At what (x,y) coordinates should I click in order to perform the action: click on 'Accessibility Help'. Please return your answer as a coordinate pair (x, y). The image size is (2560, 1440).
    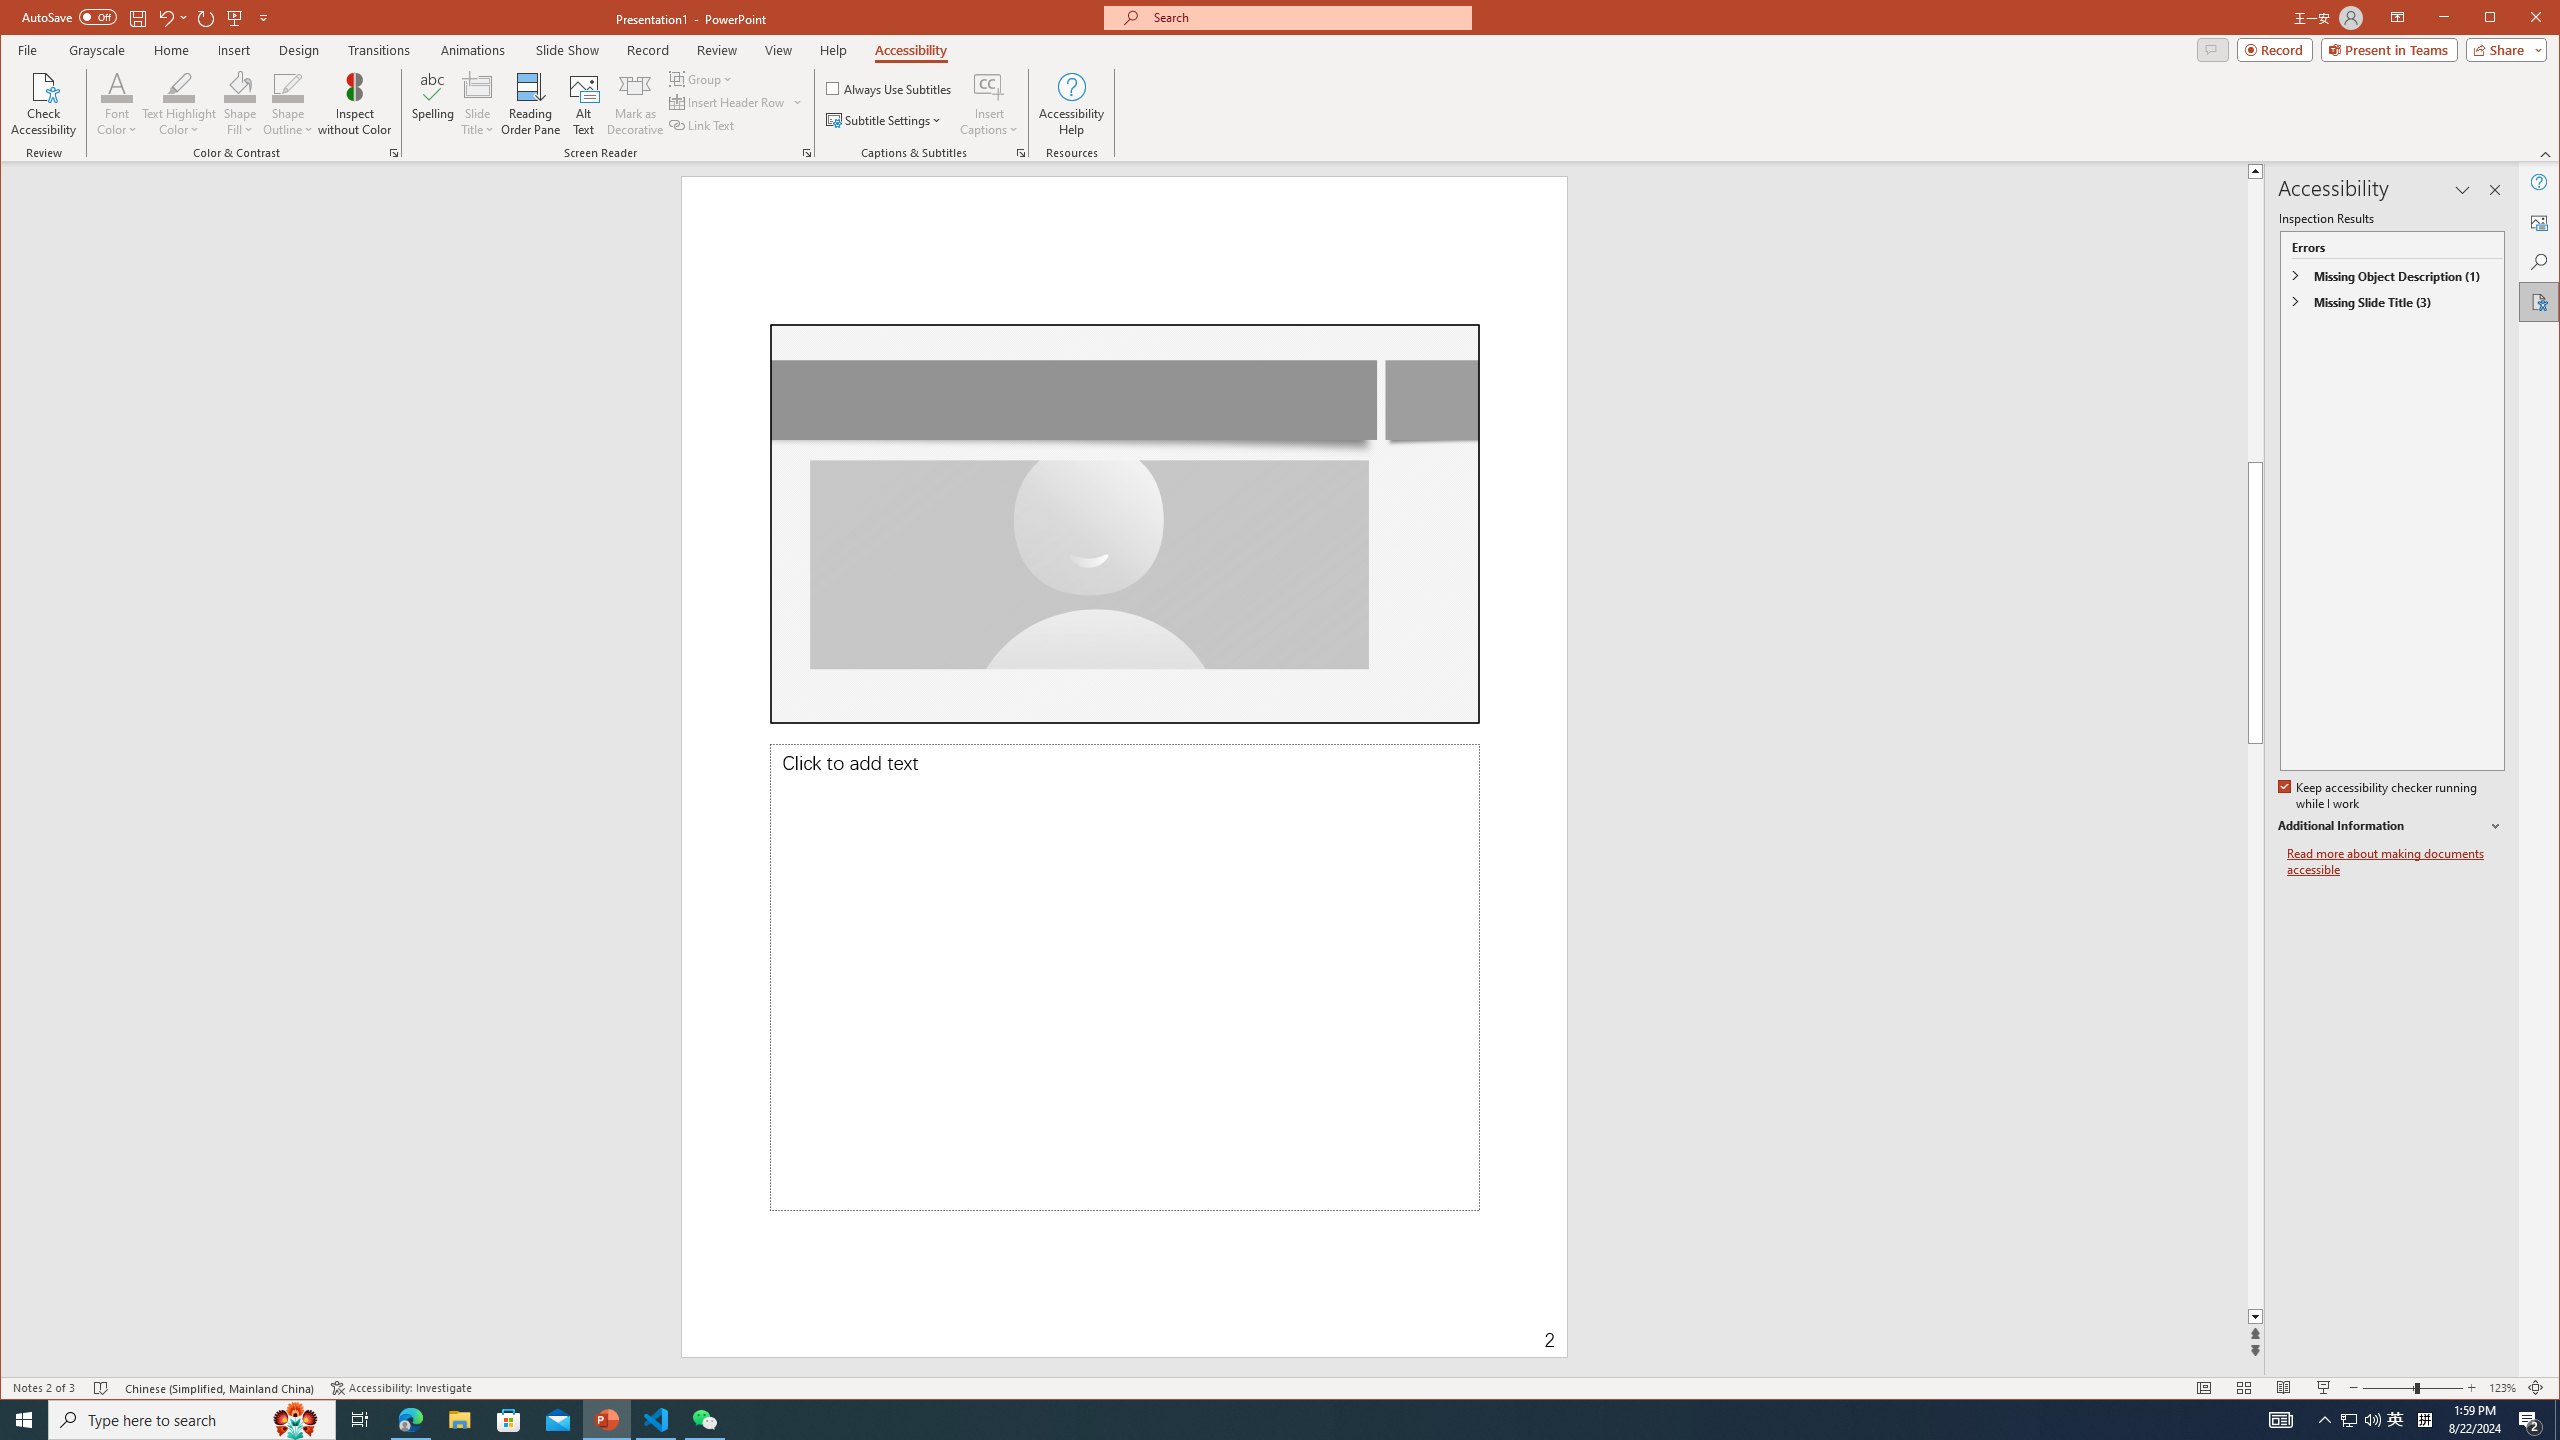
    Looking at the image, I should click on (1071, 103).